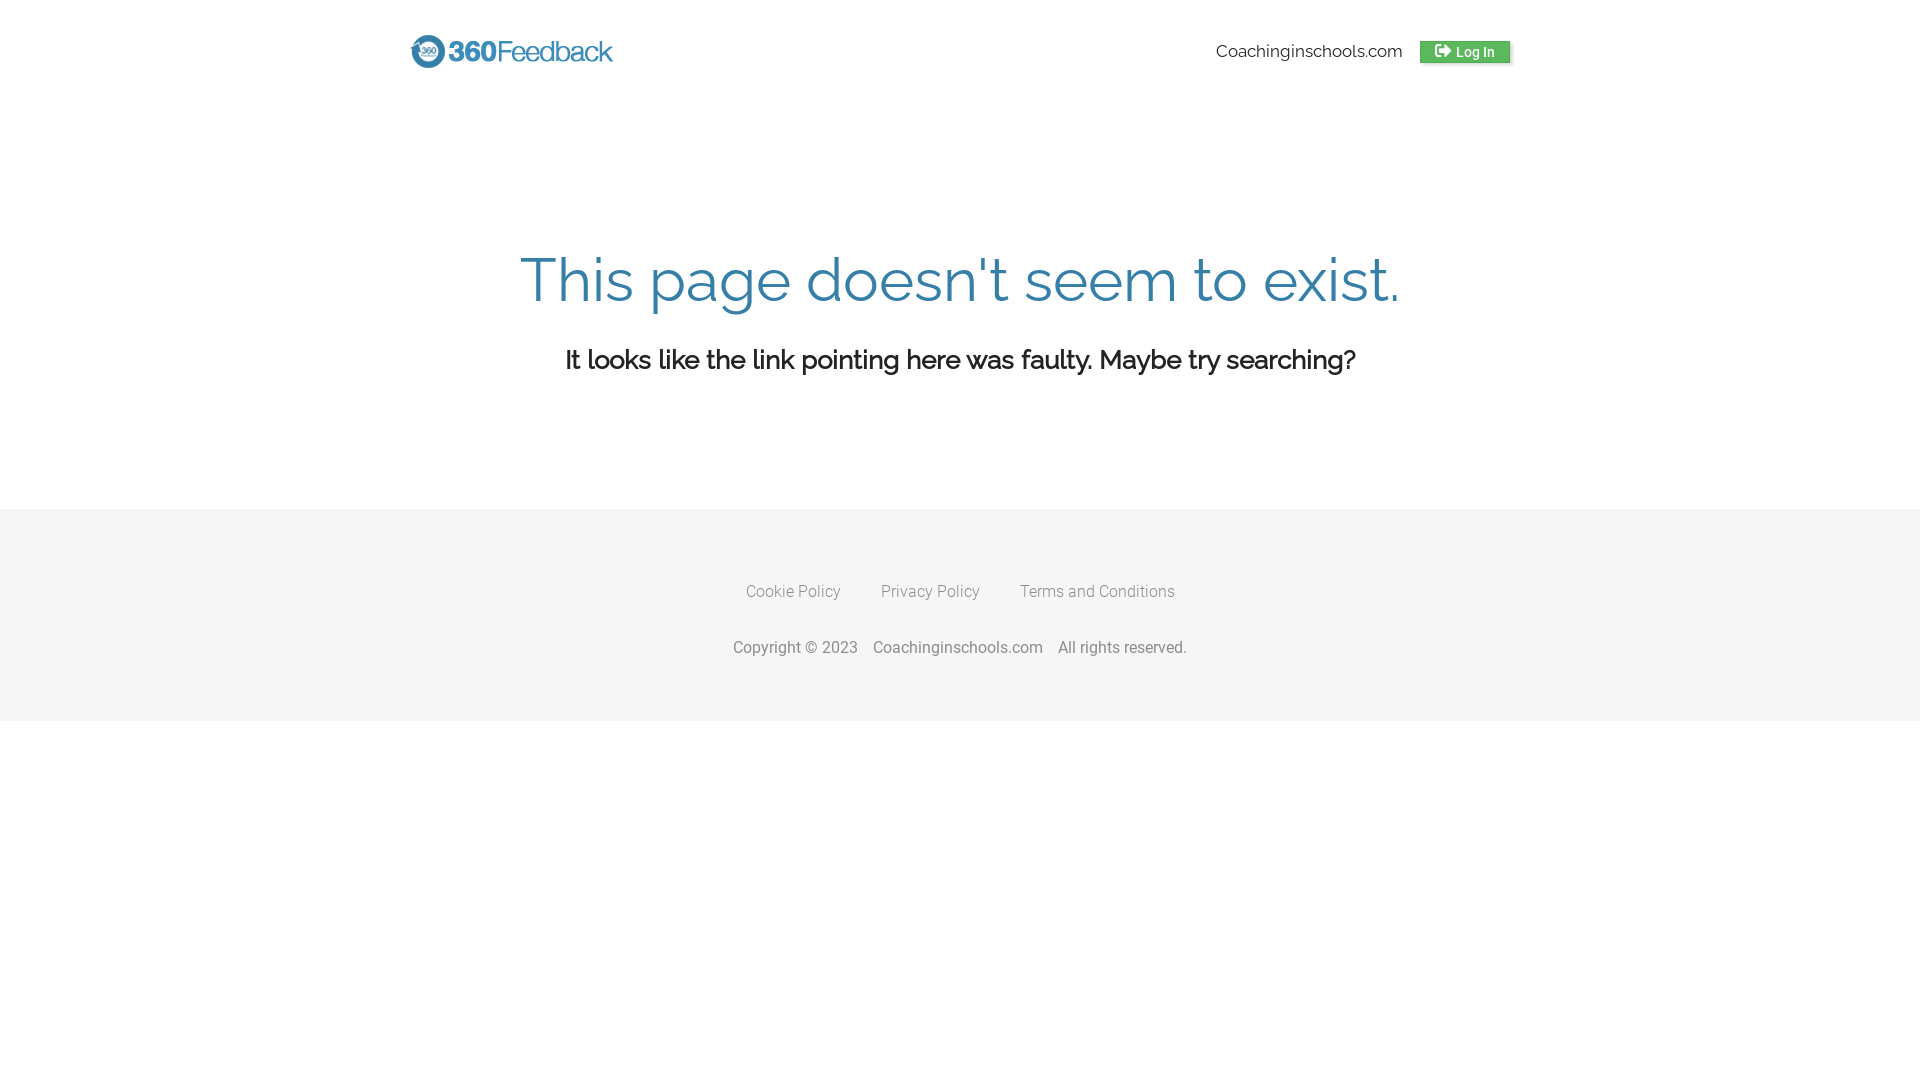  Describe the element at coordinates (1309, 49) in the screenshot. I see `'Coachinginschools.com'` at that location.